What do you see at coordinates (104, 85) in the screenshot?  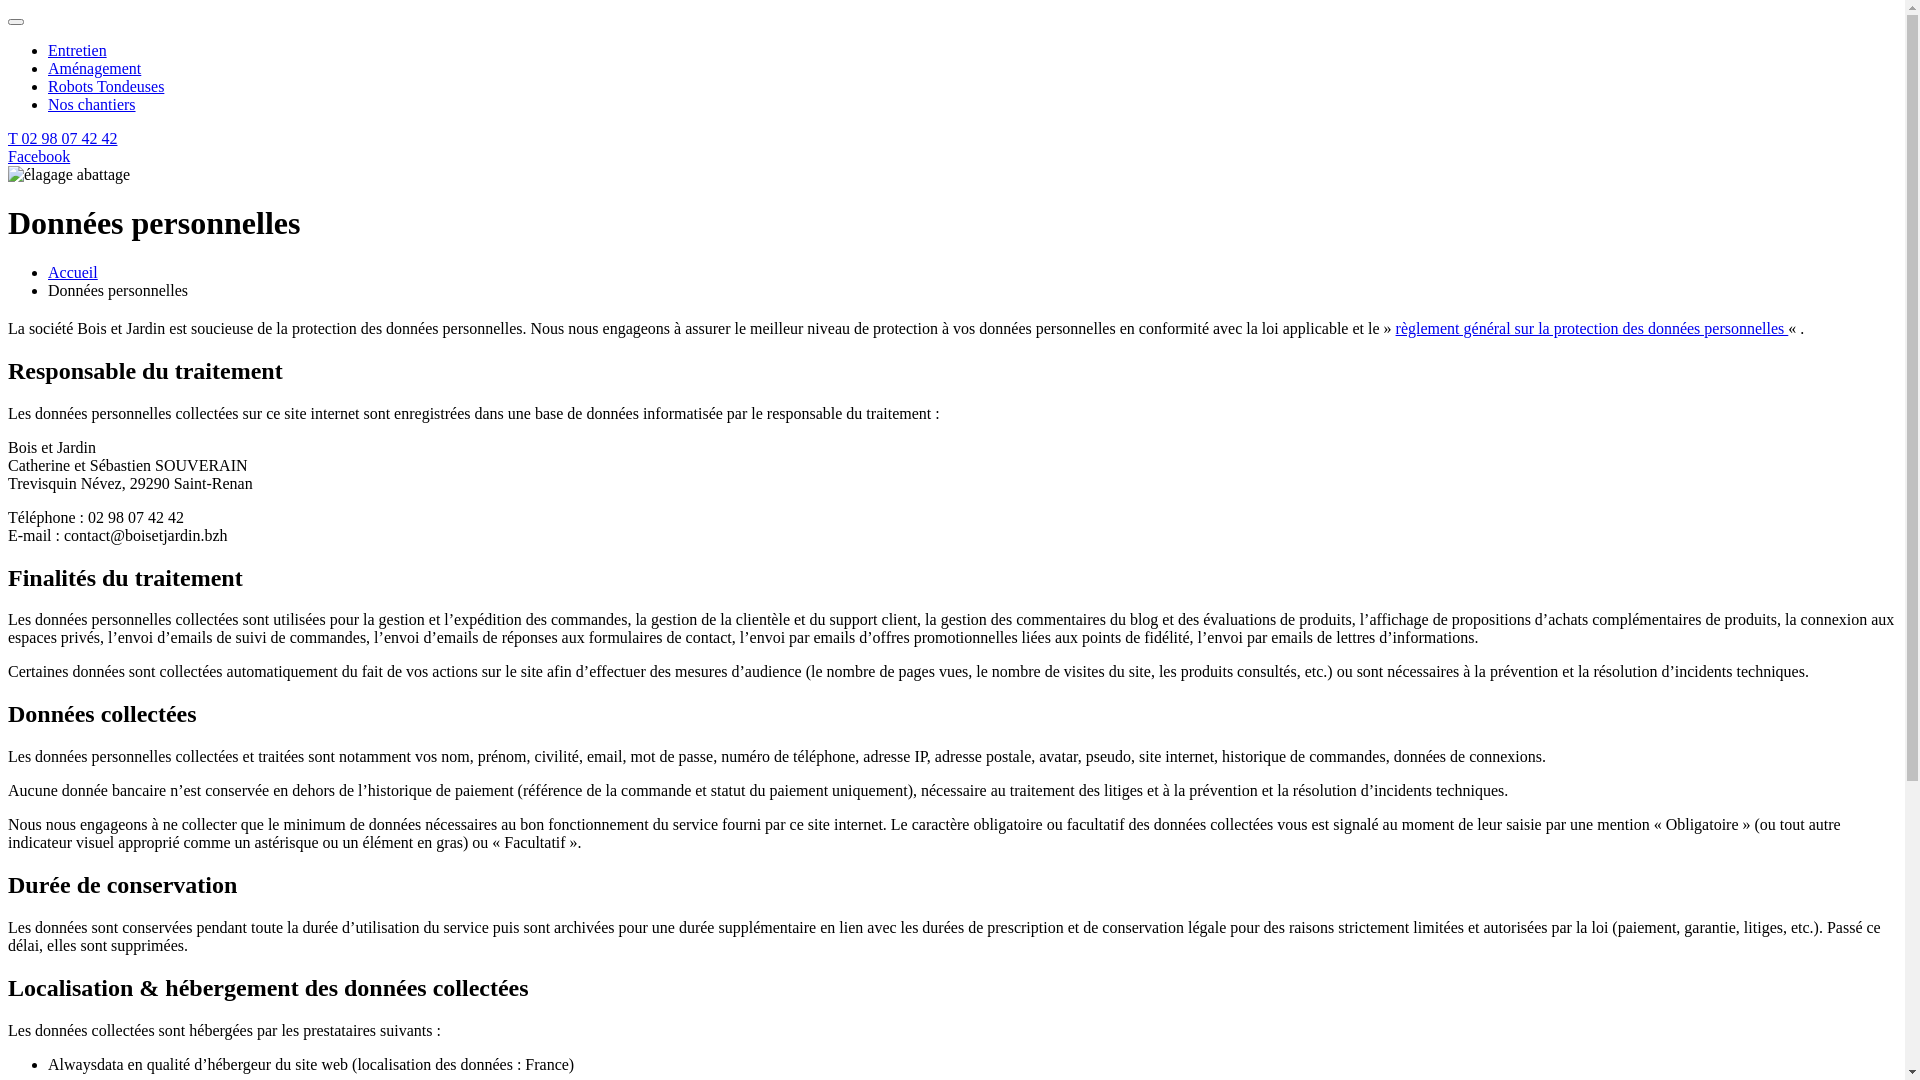 I see `'Robots Tondeuses'` at bounding box center [104, 85].